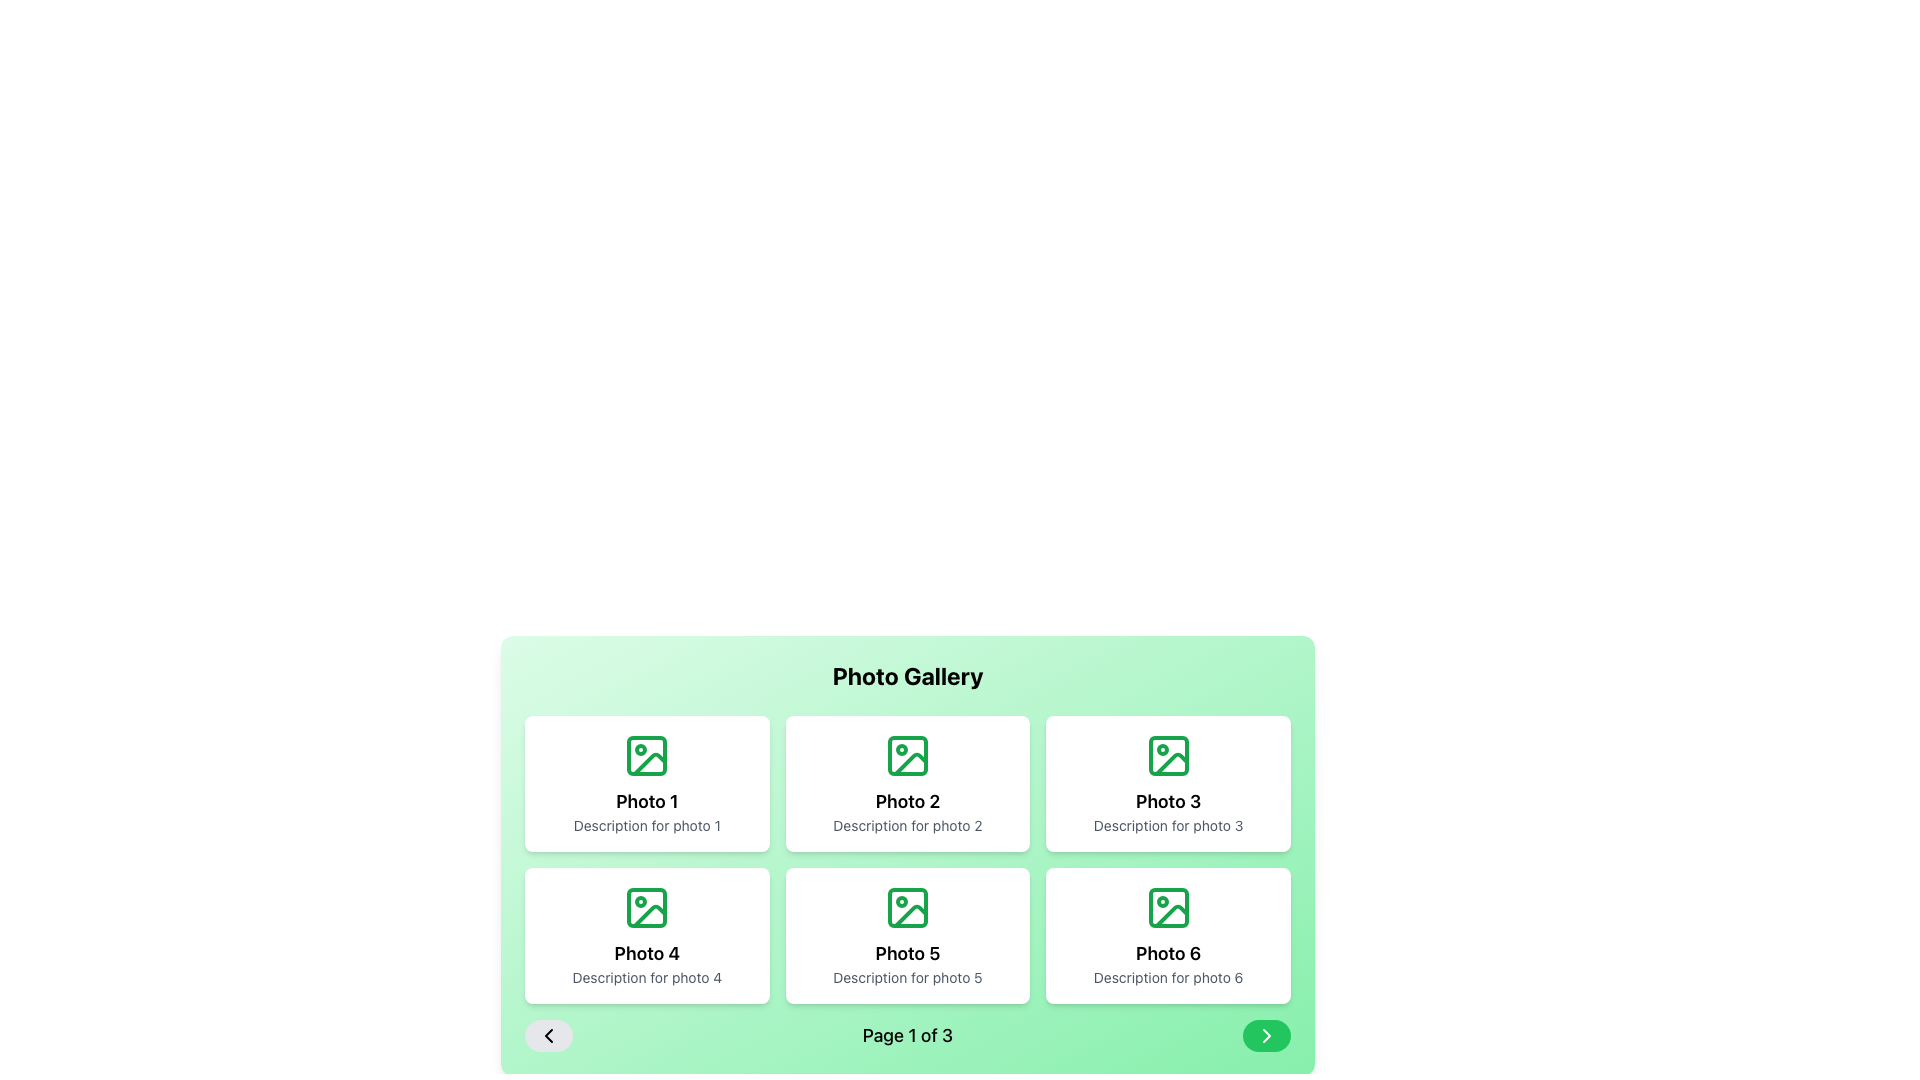 This screenshot has height=1080, width=1920. What do you see at coordinates (1168, 977) in the screenshot?
I see `the text label element that reads 'Description for photo 6', which is styled in a smaller font and soft gray color, located beneath the 'Photo 6' heading in the bottom-right corner of a grid layout` at bounding box center [1168, 977].